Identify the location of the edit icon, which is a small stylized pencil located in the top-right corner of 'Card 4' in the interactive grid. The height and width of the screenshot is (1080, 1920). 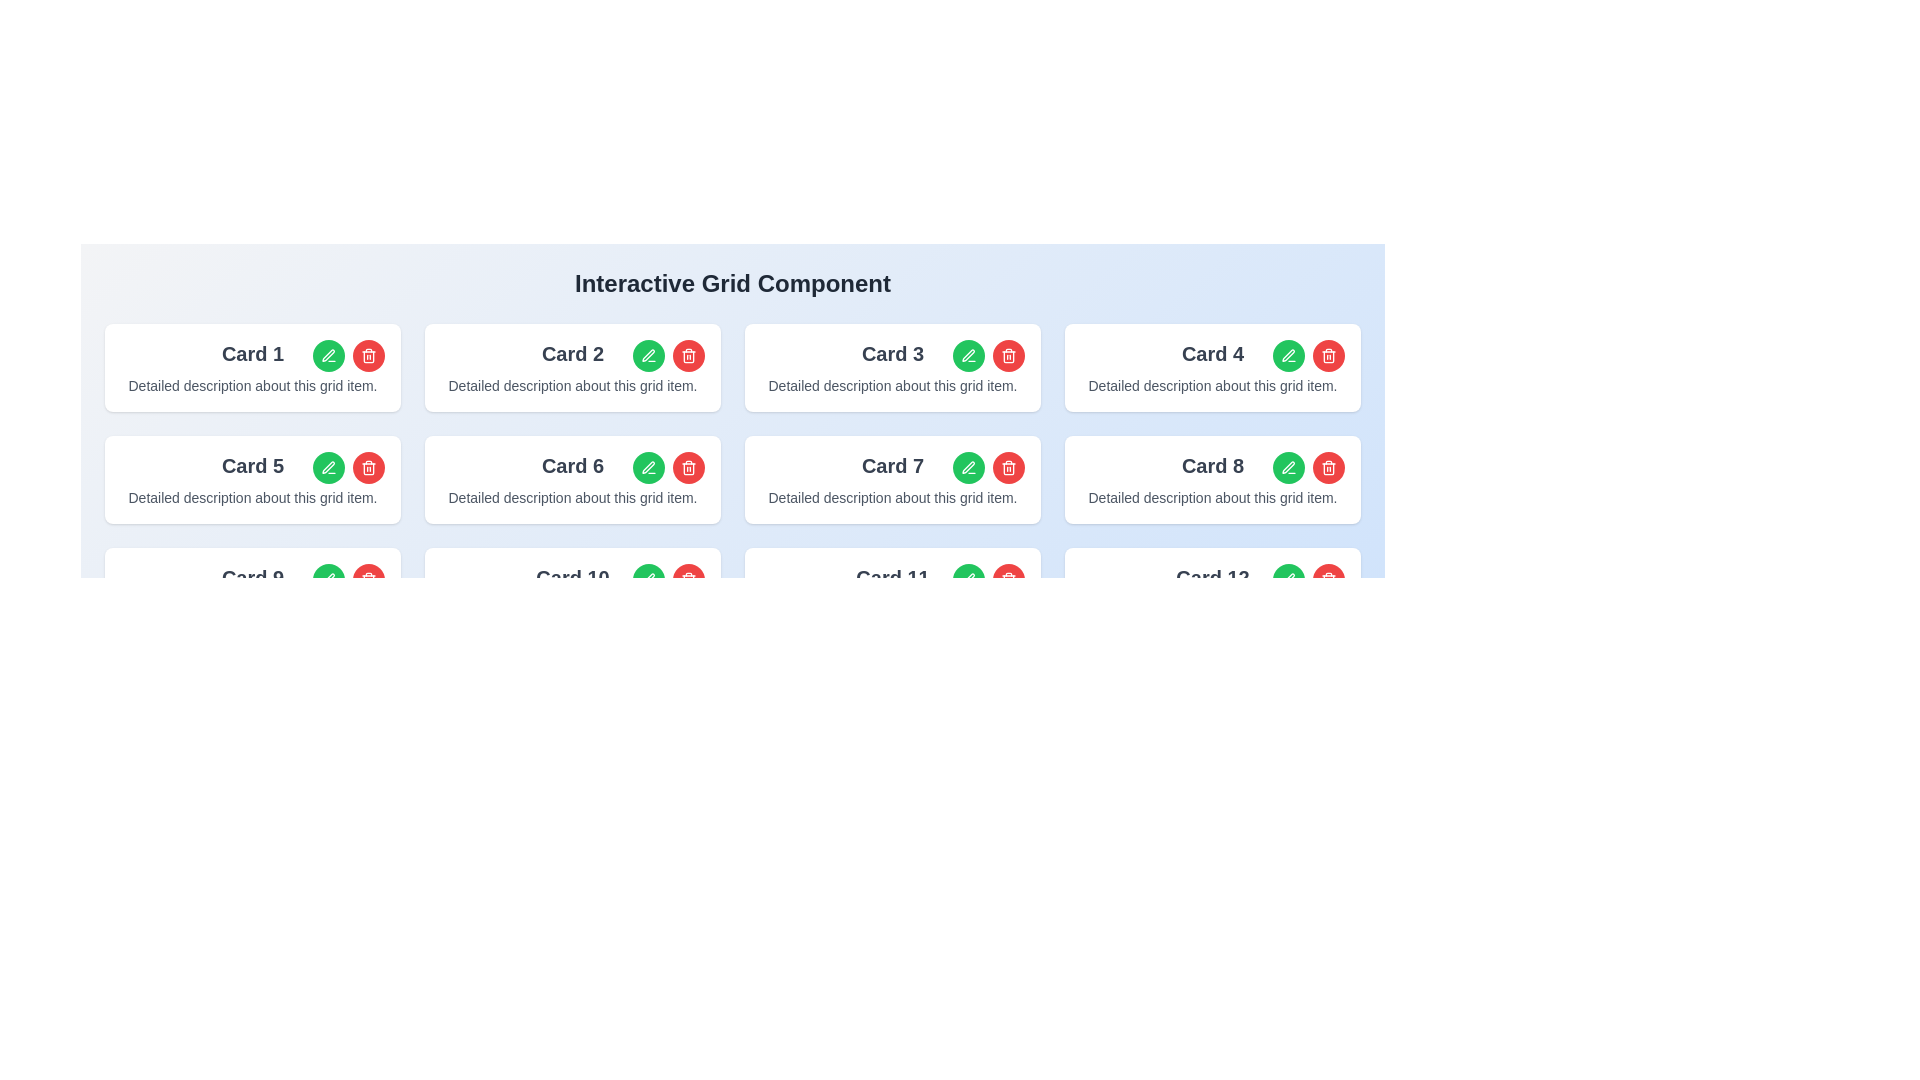
(1288, 354).